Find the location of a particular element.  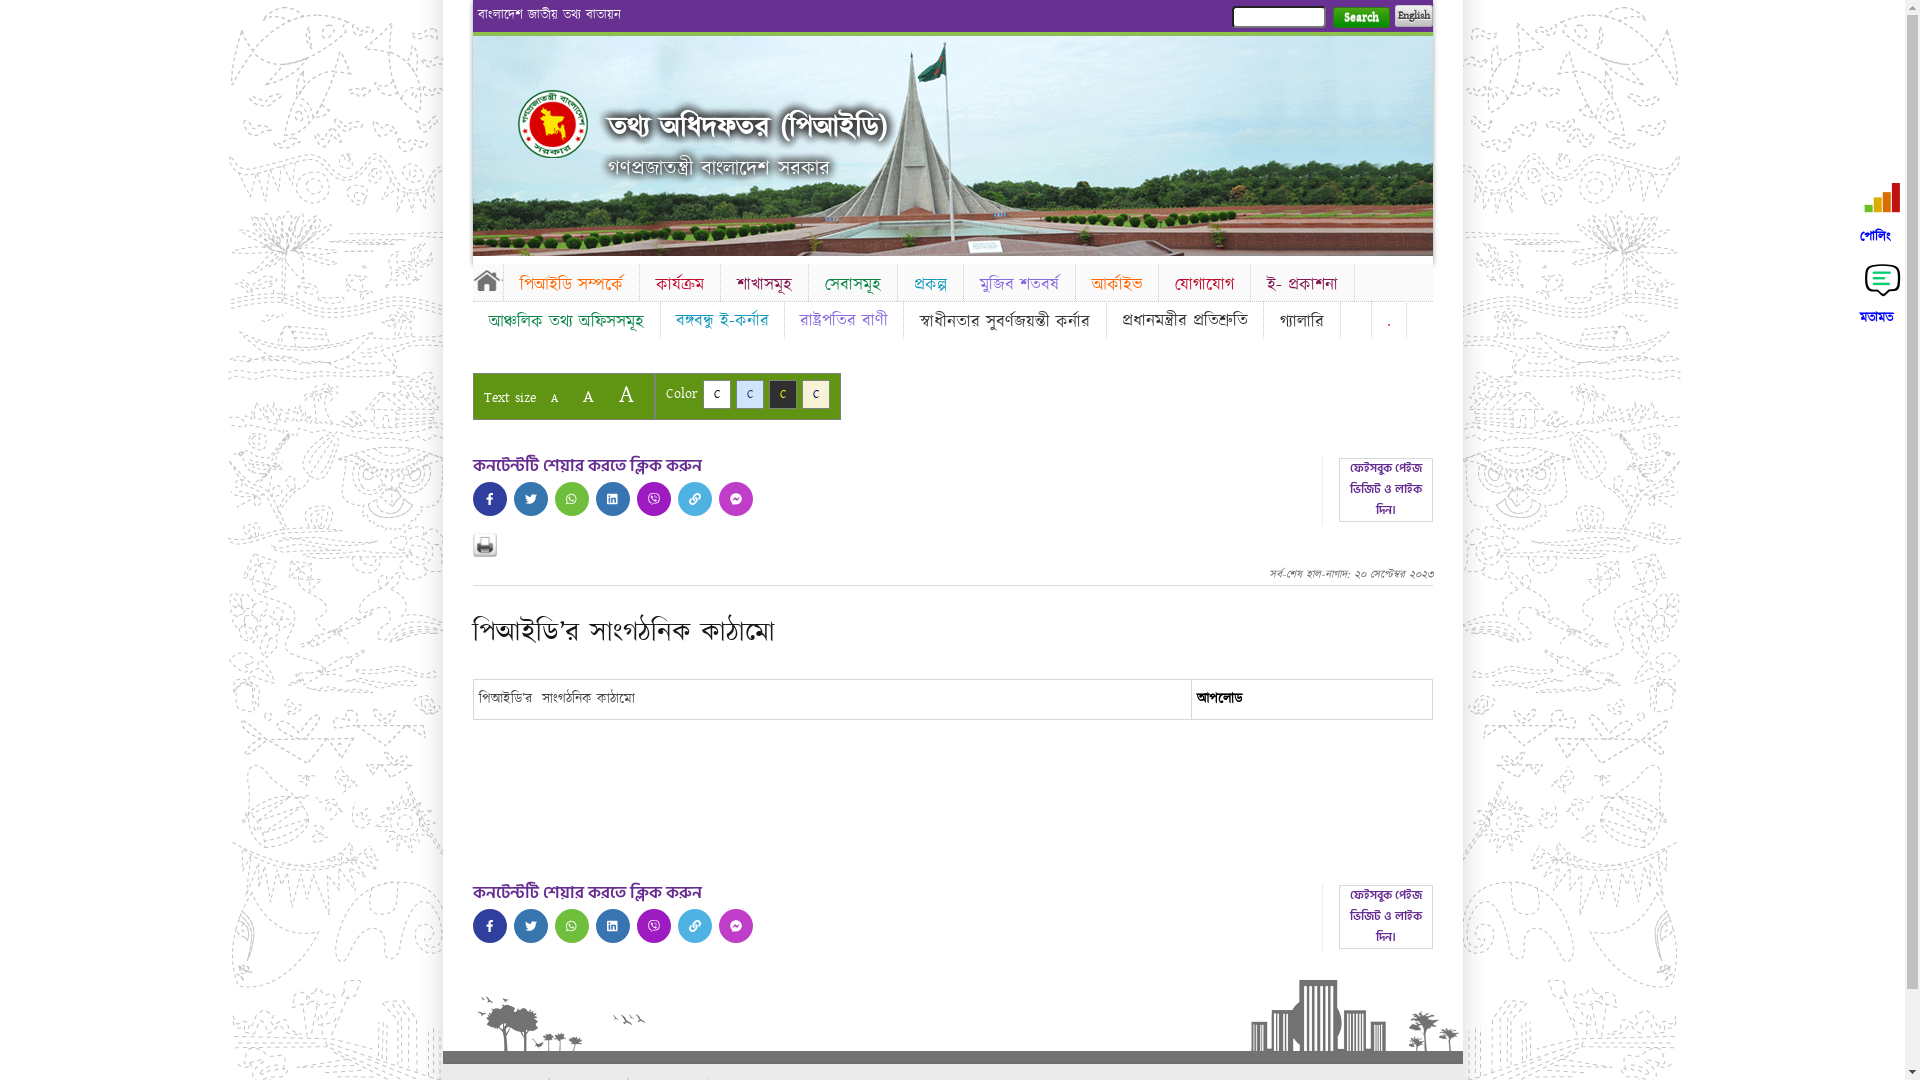

'Home' is located at coordinates (470, 280).